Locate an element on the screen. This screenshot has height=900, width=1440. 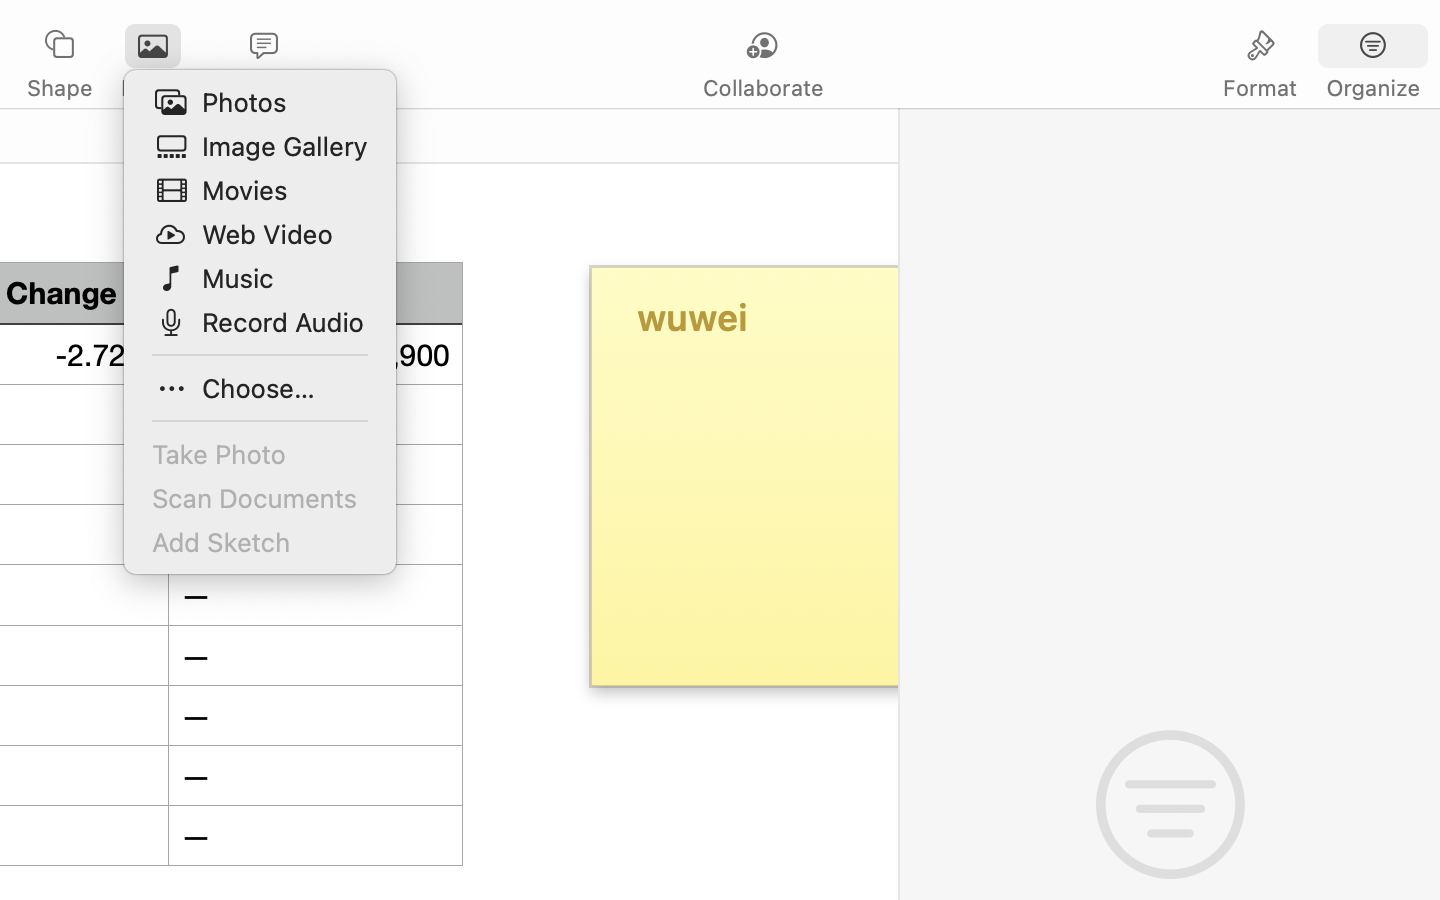
'Format' is located at coordinates (1259, 87).